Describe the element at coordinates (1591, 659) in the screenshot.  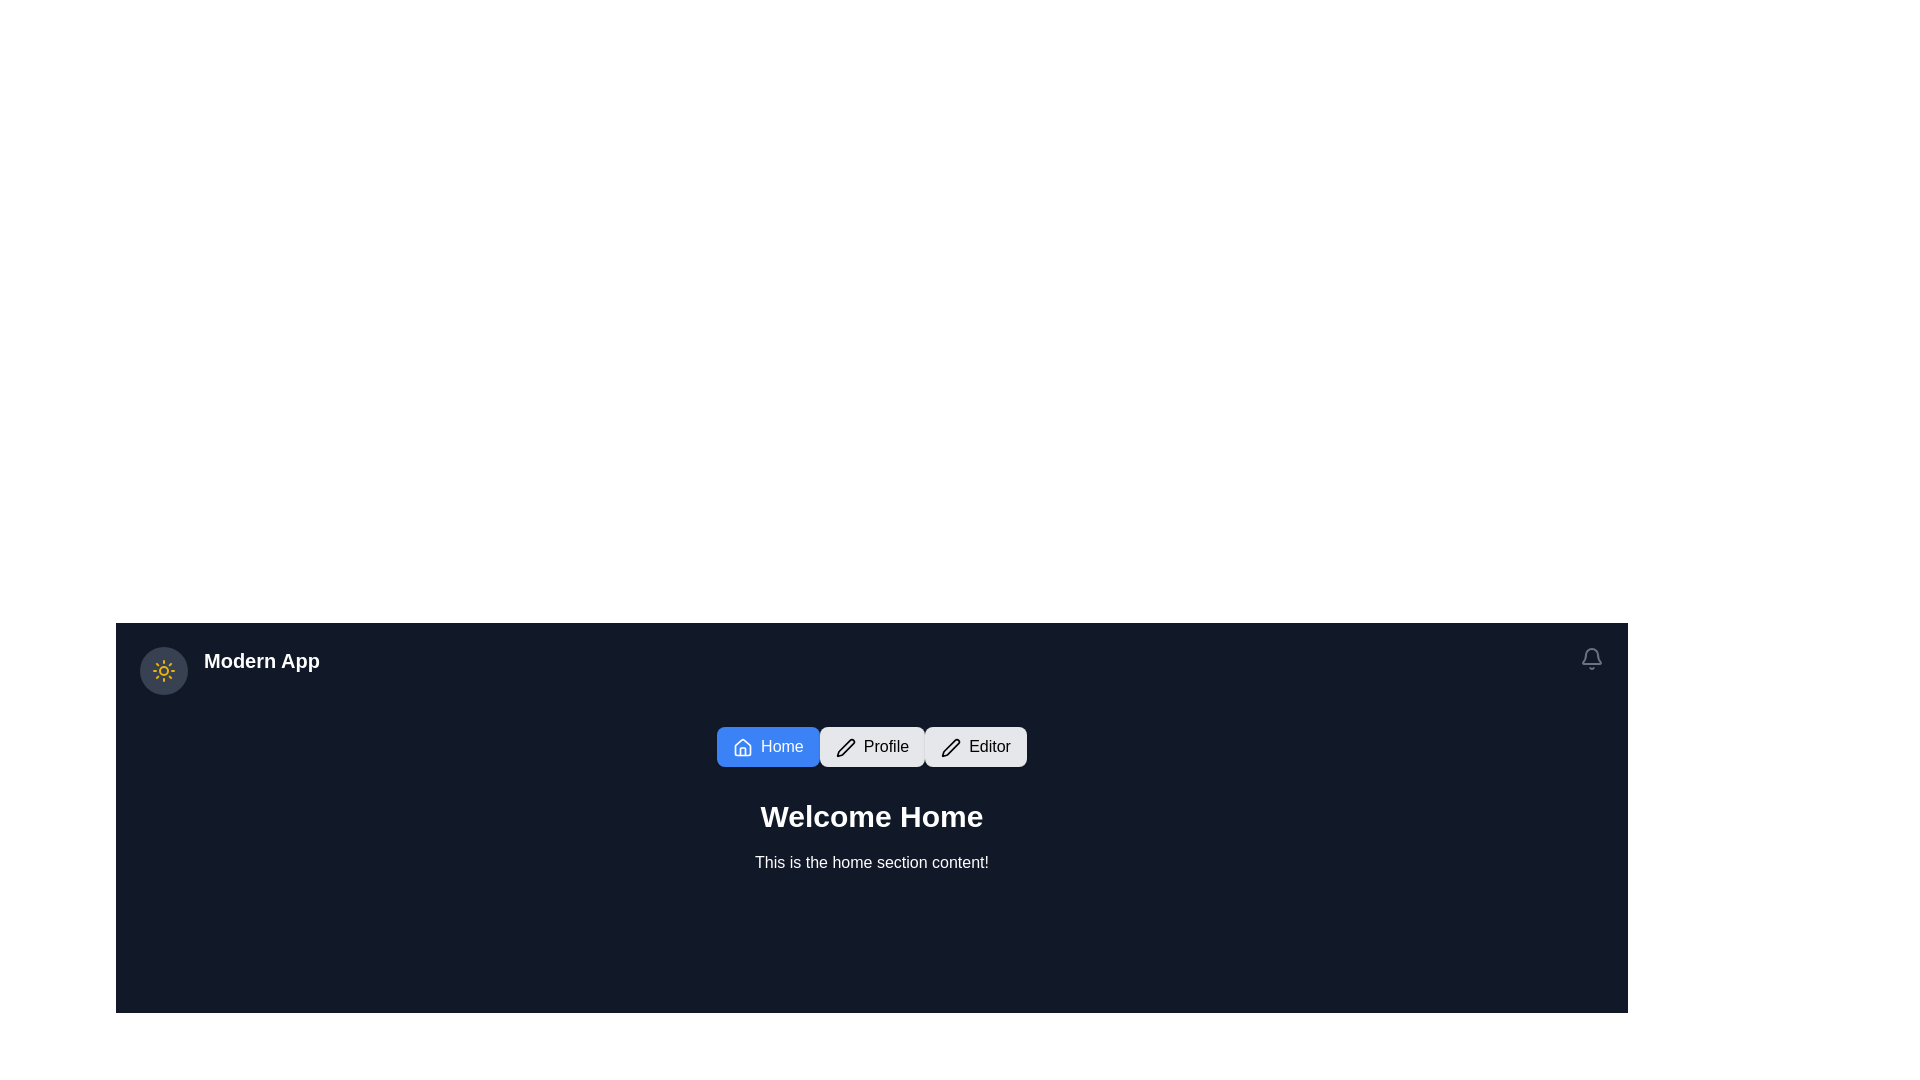
I see `the gray bell-shaped notification icon located at the top-right corner of the header section, which is visually isolated from other elements` at that location.